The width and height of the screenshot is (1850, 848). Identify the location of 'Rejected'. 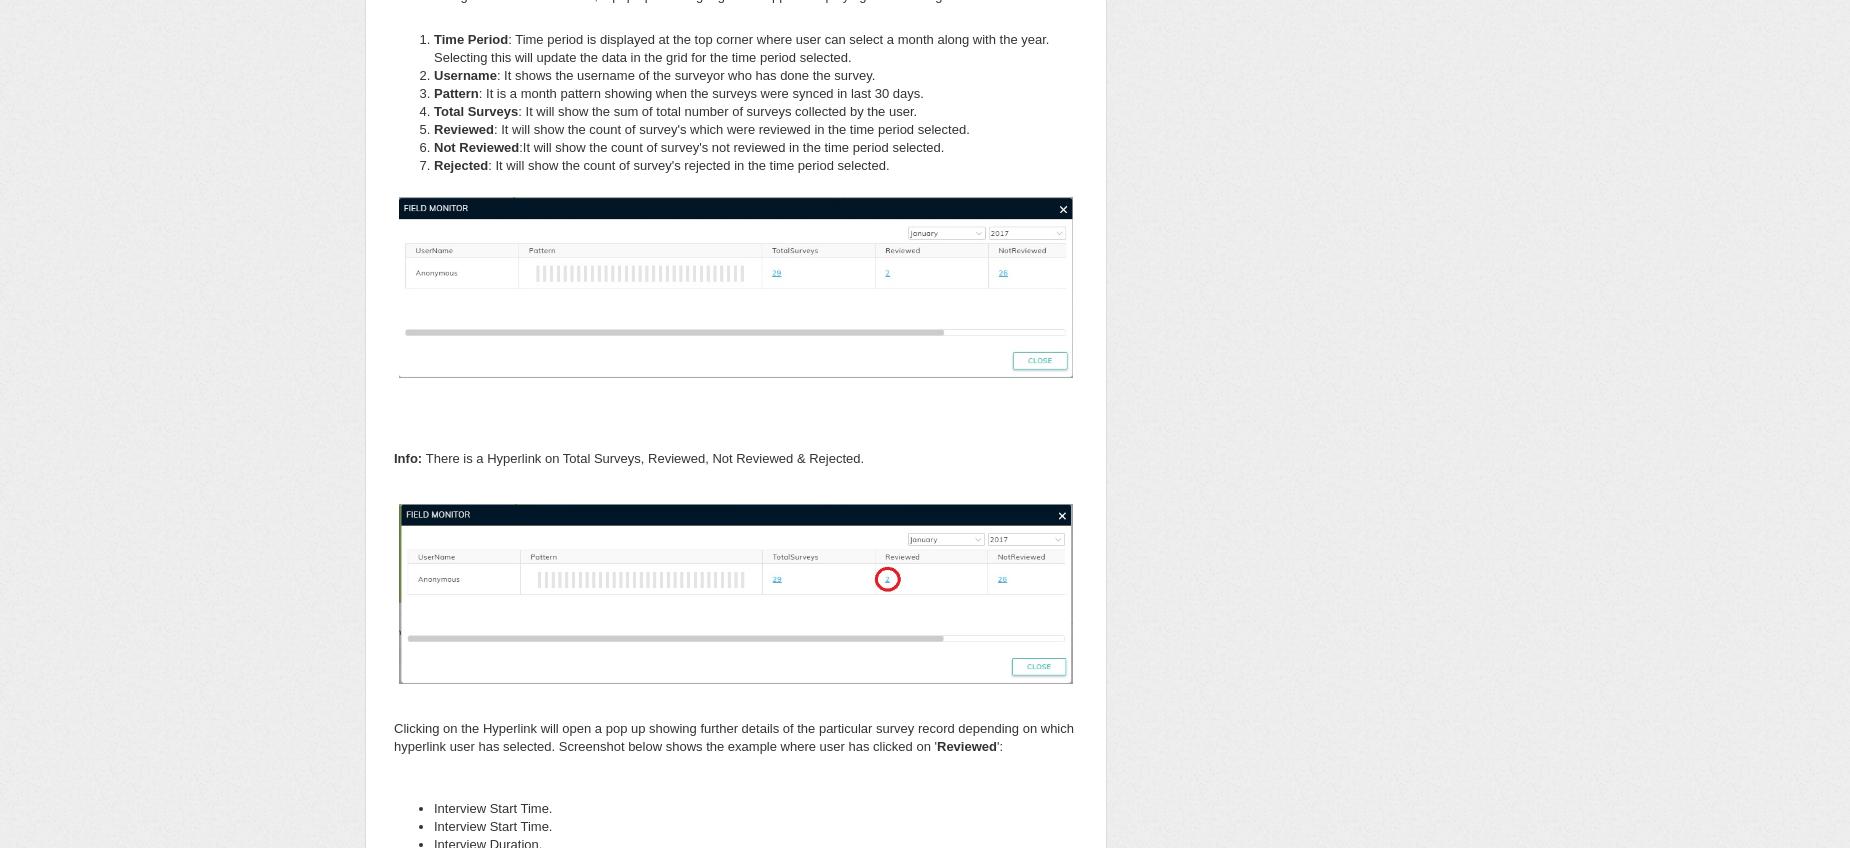
(460, 164).